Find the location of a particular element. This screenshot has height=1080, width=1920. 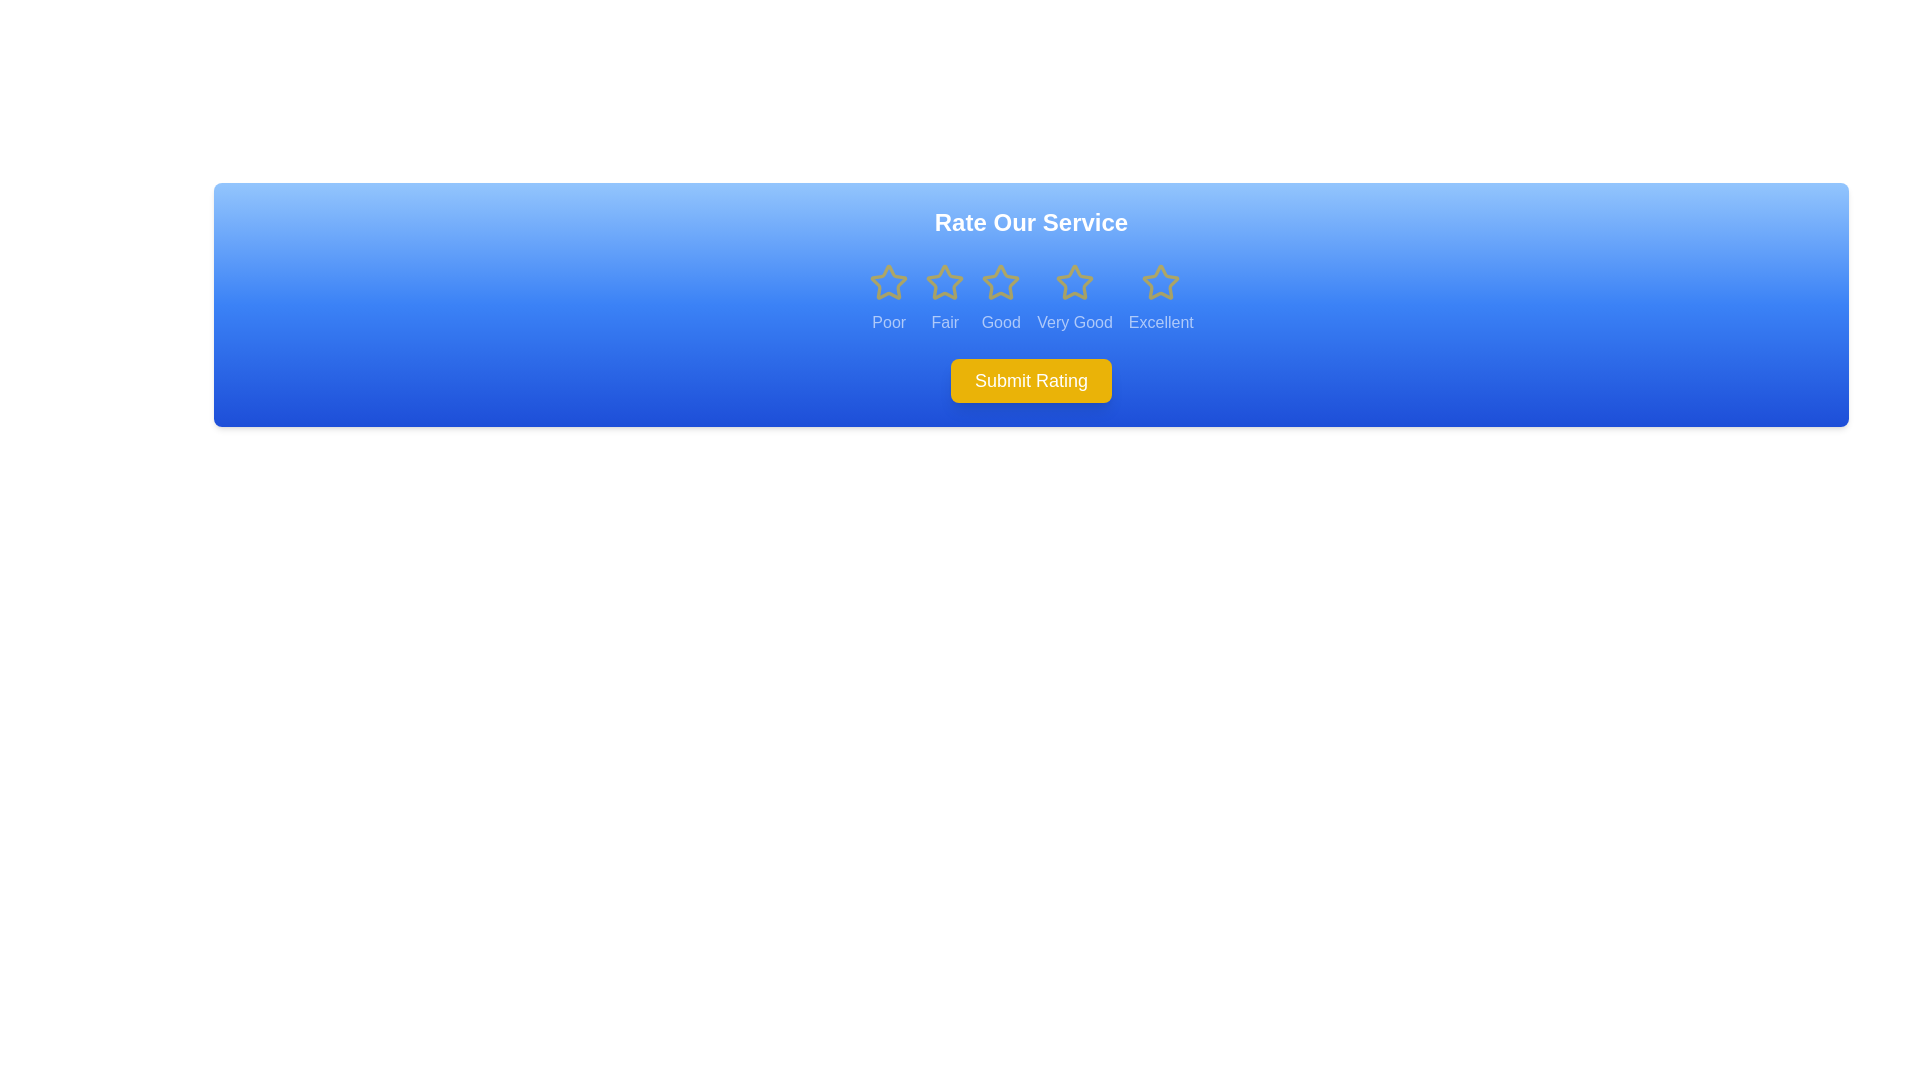

the yellow star icon for the 'Poor' rating option, which is the first in a row of five rating options under the 'Rate Our Service' title is located at coordinates (888, 299).